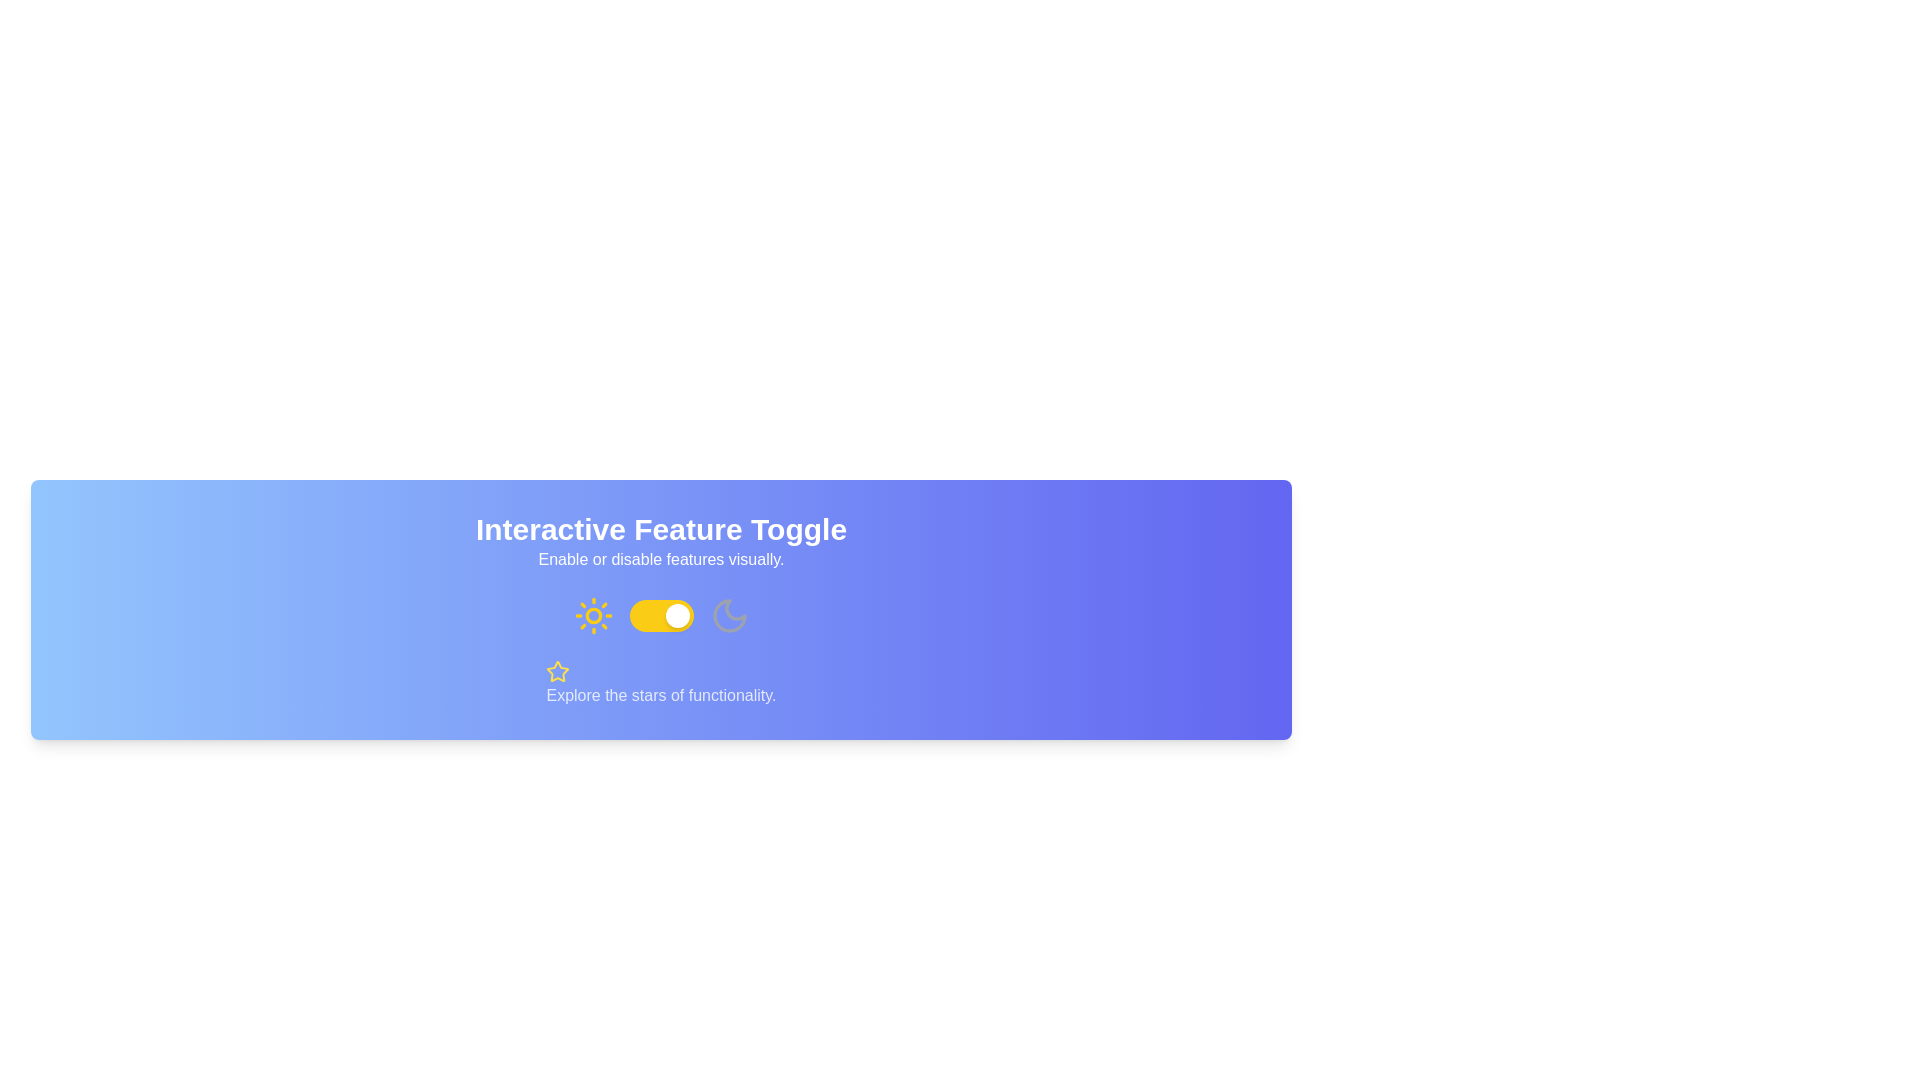  I want to click on the star icon located near the bottom center of the interface, positioned above the text 'Explore the stars of functionality.', so click(558, 671).